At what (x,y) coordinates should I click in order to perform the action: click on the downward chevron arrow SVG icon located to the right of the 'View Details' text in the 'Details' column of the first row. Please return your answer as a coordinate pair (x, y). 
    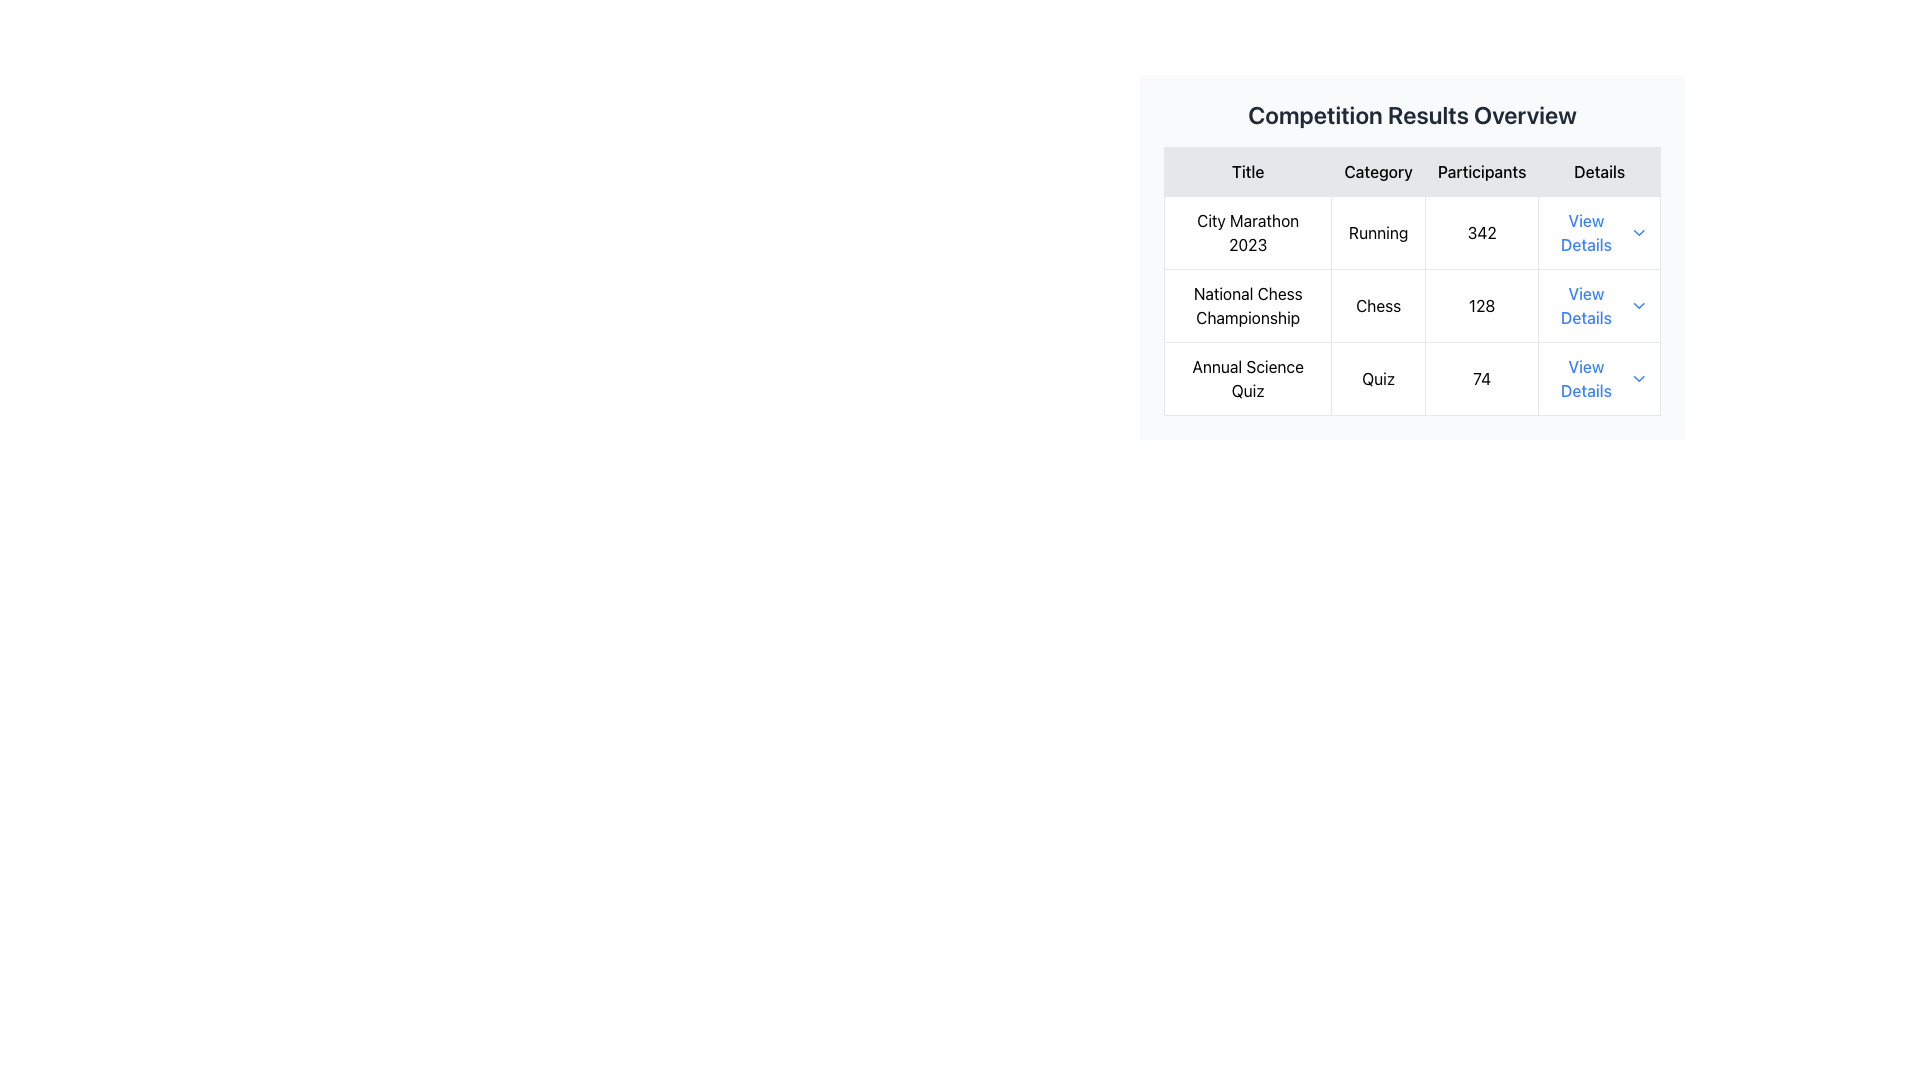
    Looking at the image, I should click on (1638, 231).